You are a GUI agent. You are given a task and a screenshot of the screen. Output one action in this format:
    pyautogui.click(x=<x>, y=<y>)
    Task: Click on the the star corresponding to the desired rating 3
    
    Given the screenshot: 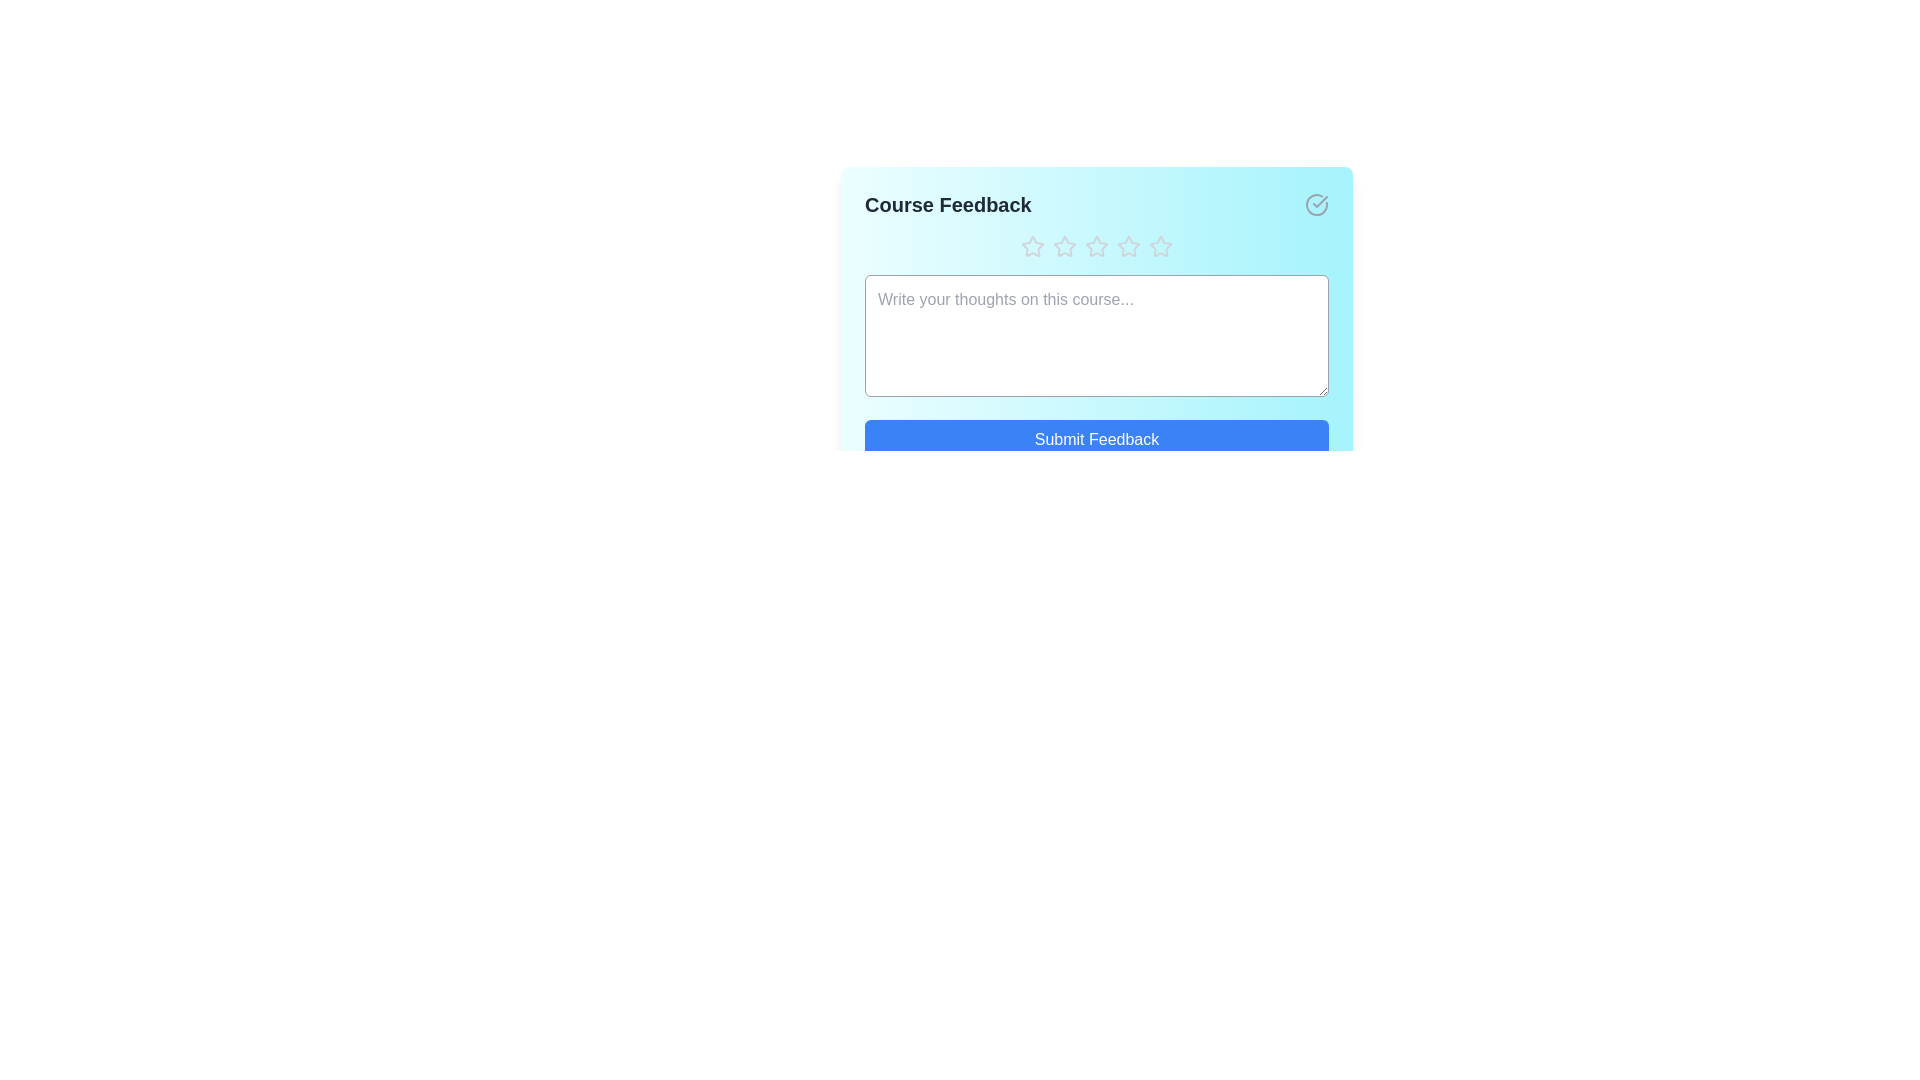 What is the action you would take?
    pyautogui.click(x=1096, y=245)
    